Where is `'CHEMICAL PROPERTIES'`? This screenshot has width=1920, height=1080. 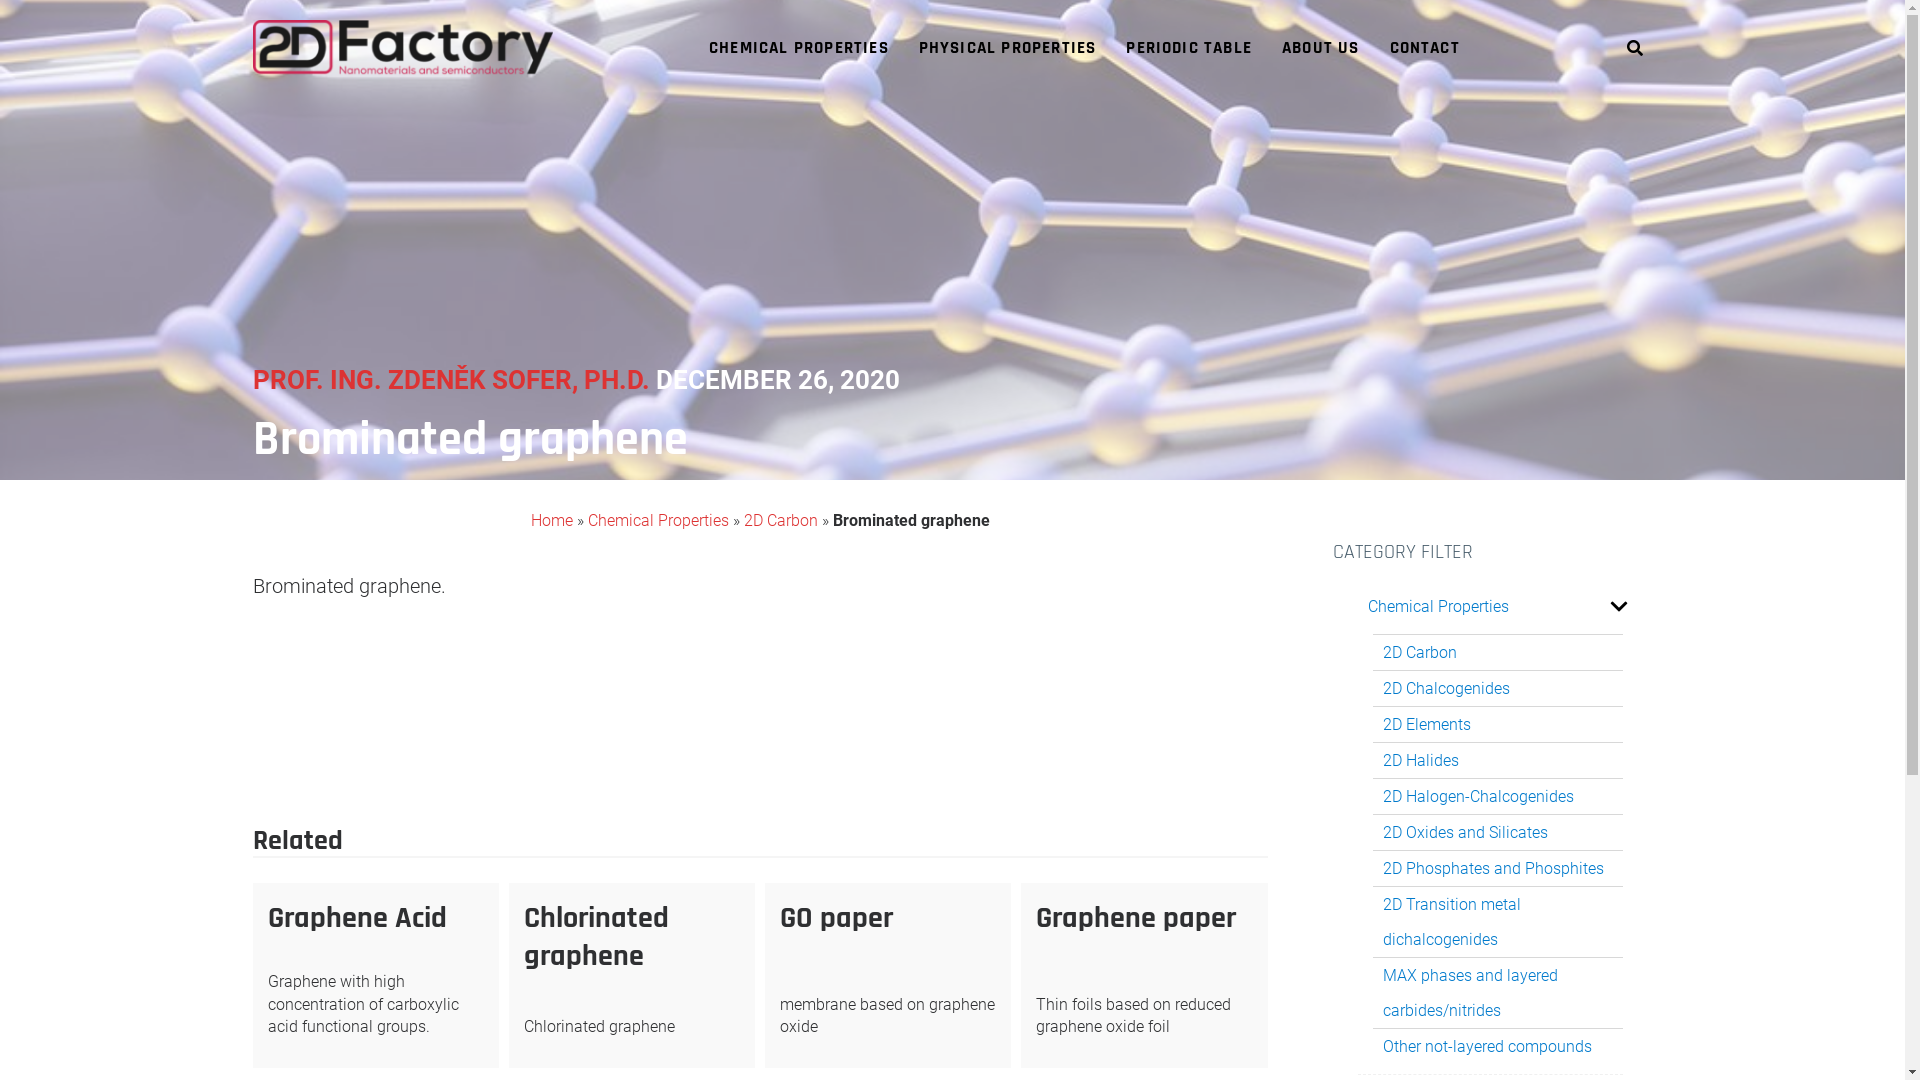 'CHEMICAL PROPERTIES' is located at coordinates (797, 48).